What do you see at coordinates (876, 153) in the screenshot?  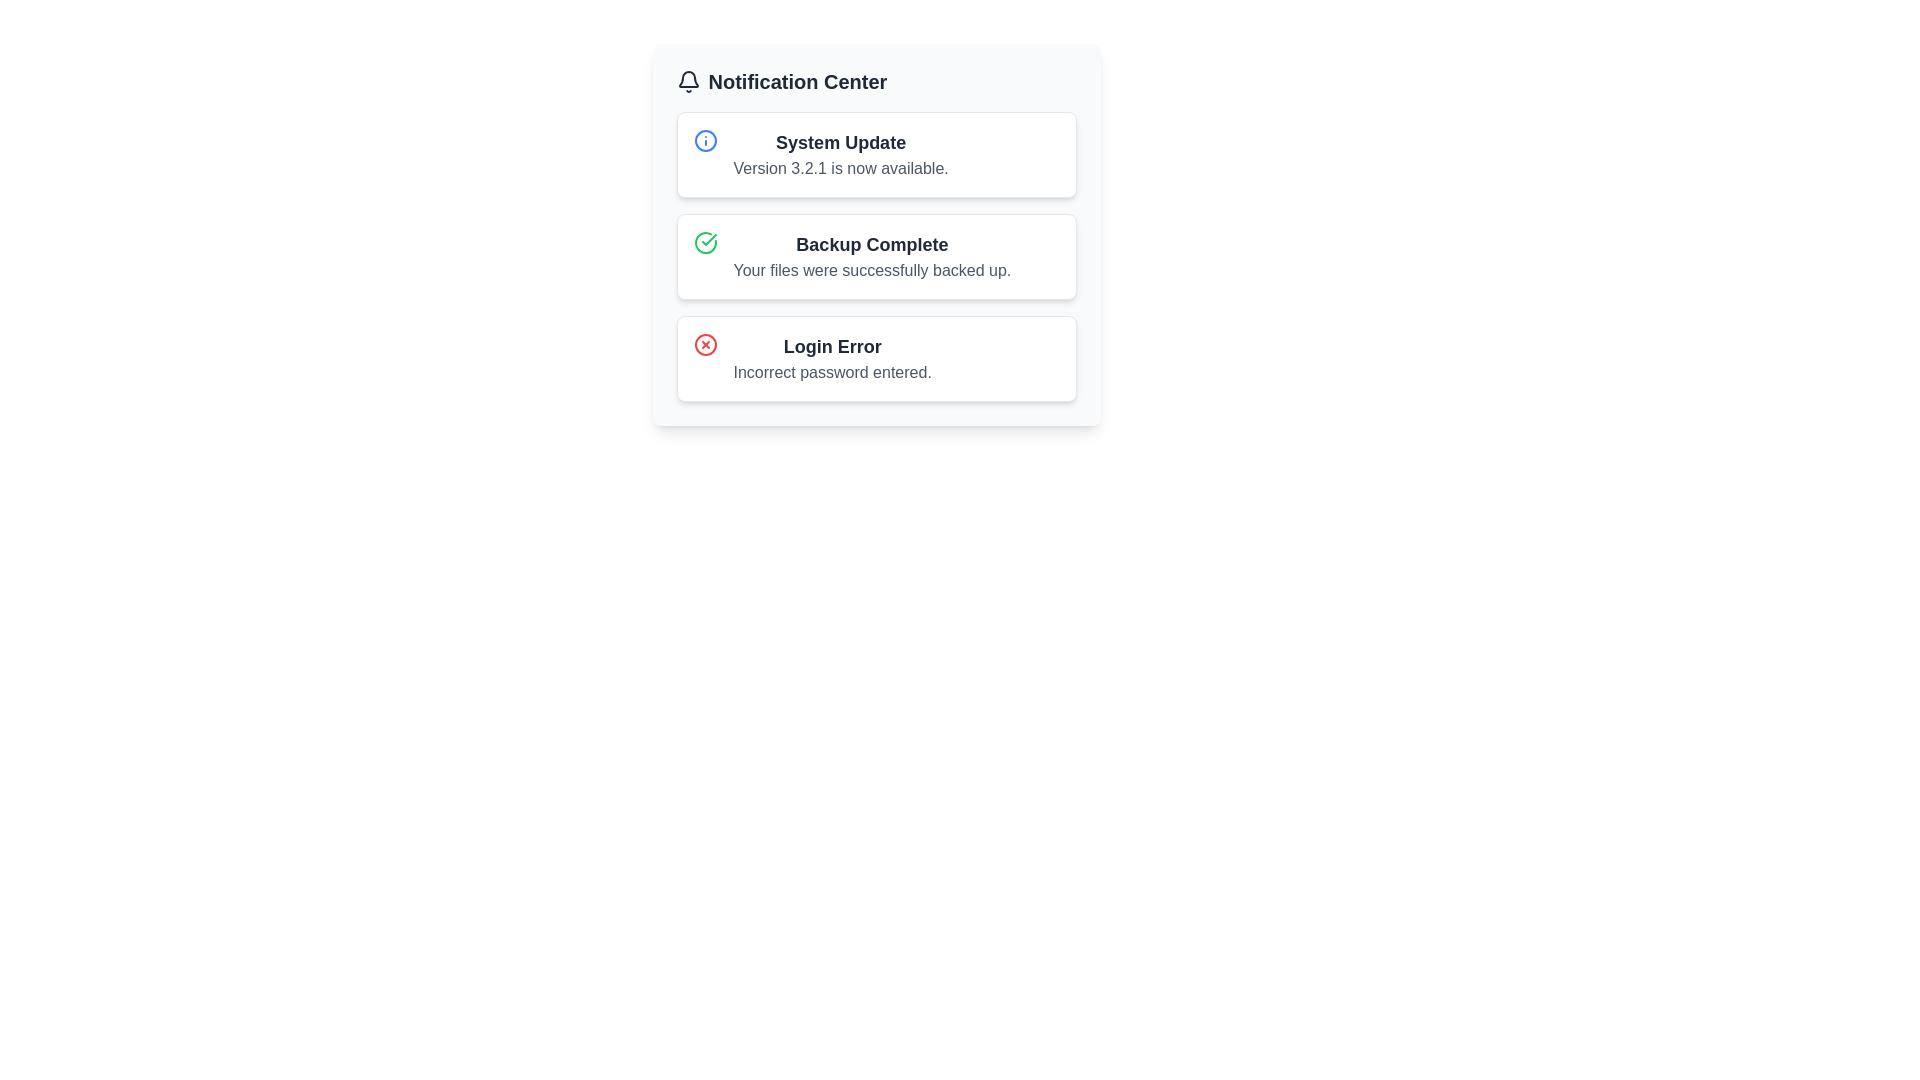 I see `the notification box styled with a white background and containing the title 'System Update' and subtitle 'Version 3.2.1 is now available.'` at bounding box center [876, 153].